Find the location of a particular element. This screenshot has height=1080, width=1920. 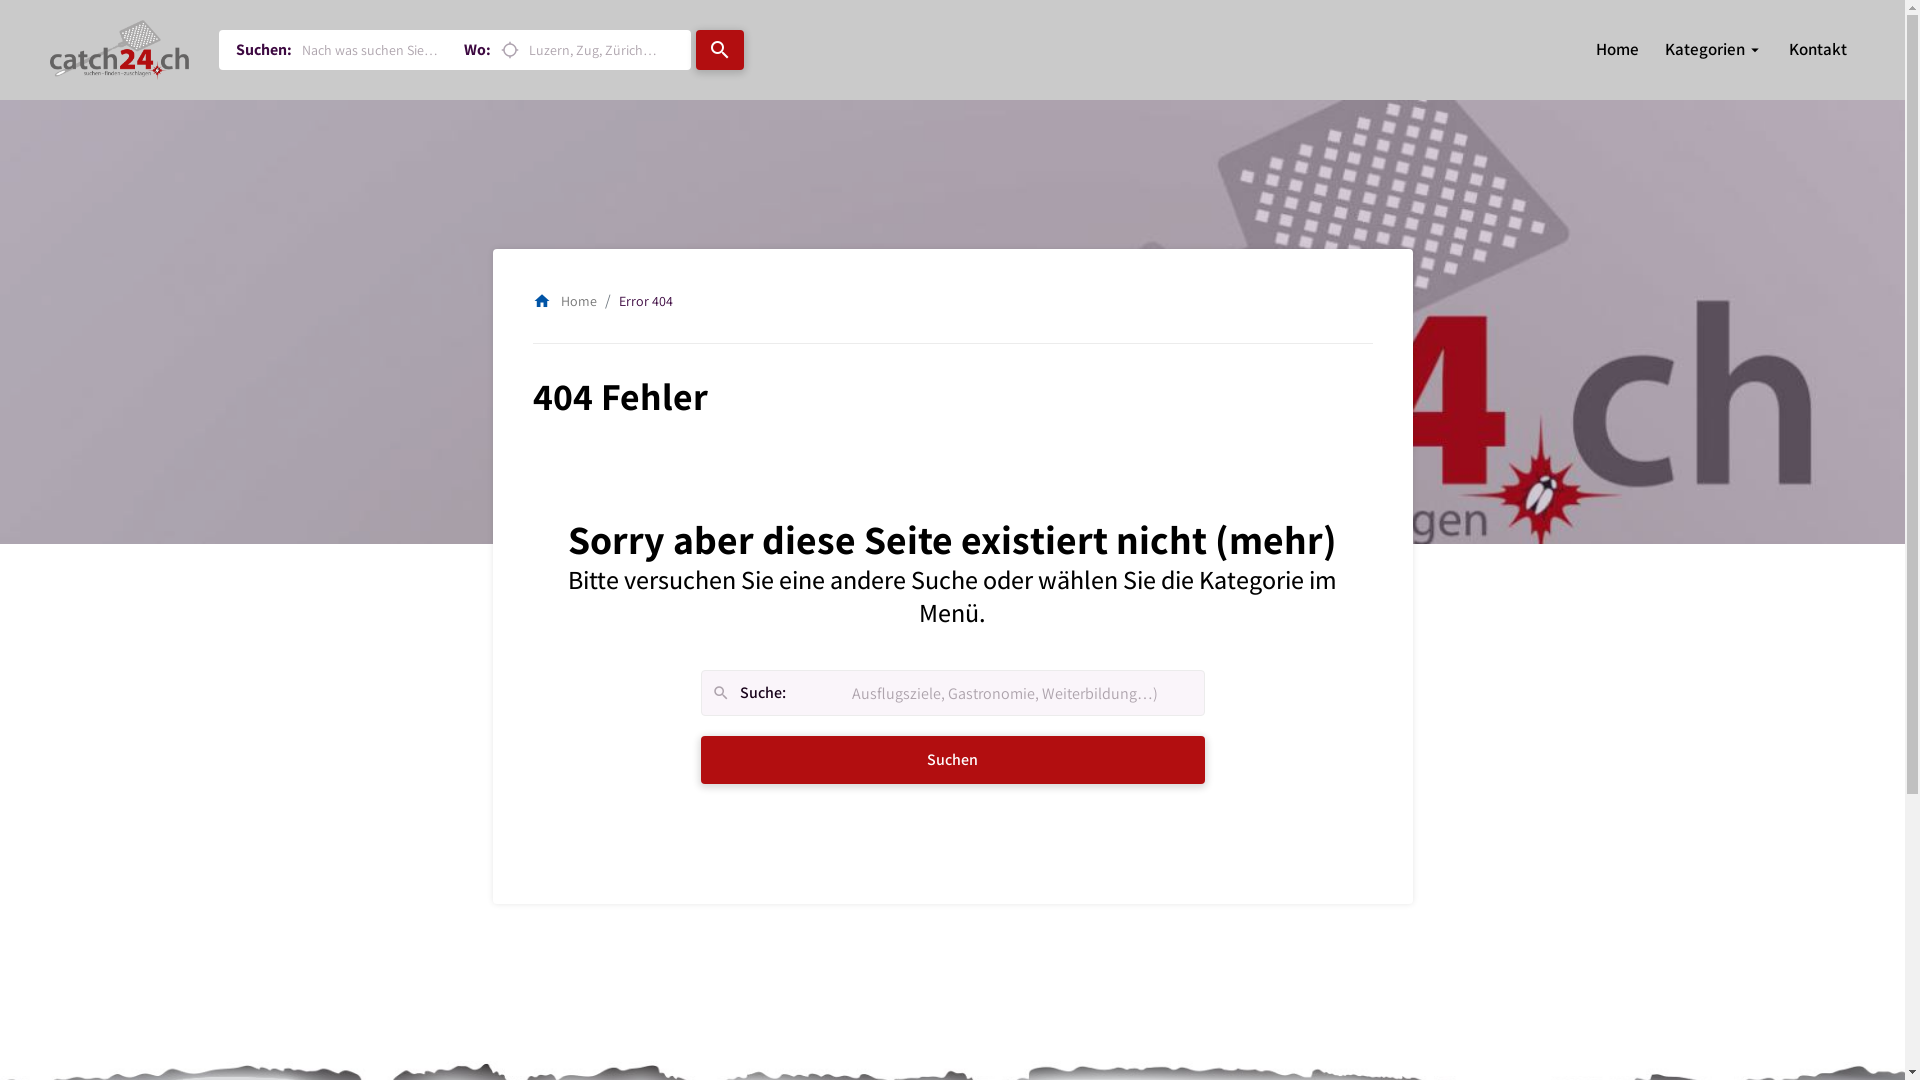

'homeHome' is located at coordinates (563, 300).